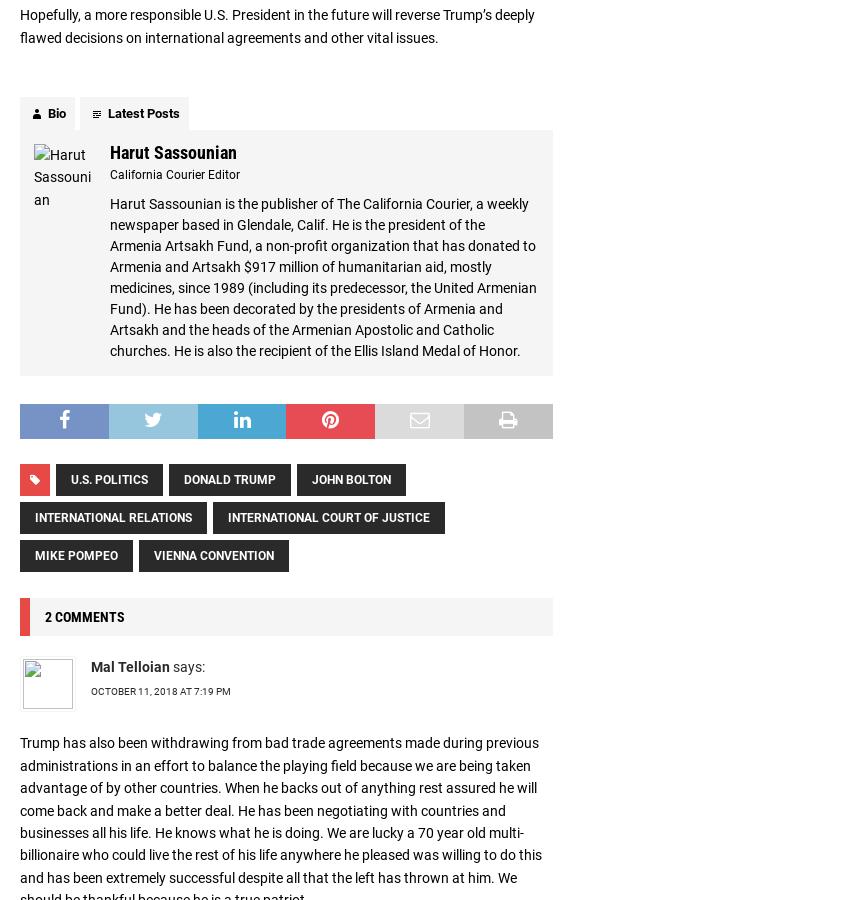 The width and height of the screenshot is (850, 900). What do you see at coordinates (108, 151) in the screenshot?
I see `'Harut Sassounian'` at bounding box center [108, 151].